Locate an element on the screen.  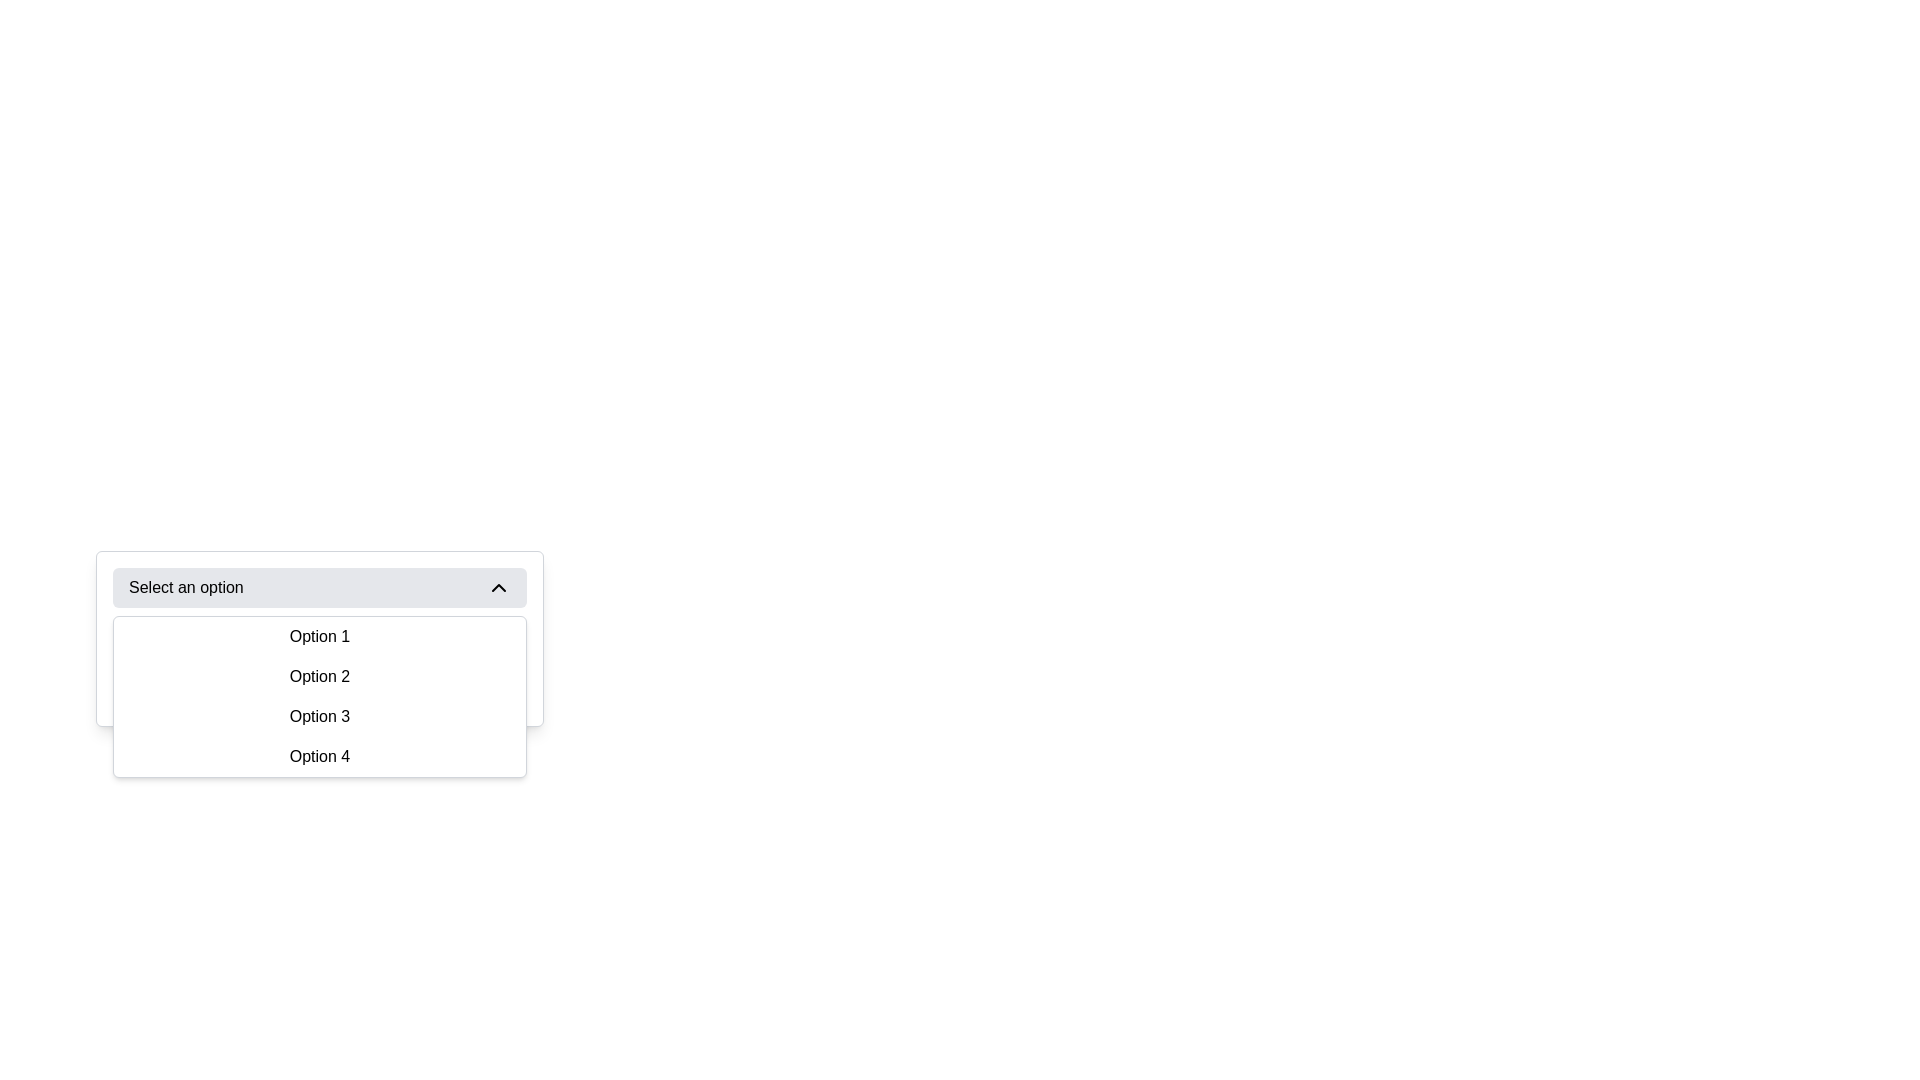
the second item in the dropdown menu is located at coordinates (320, 676).